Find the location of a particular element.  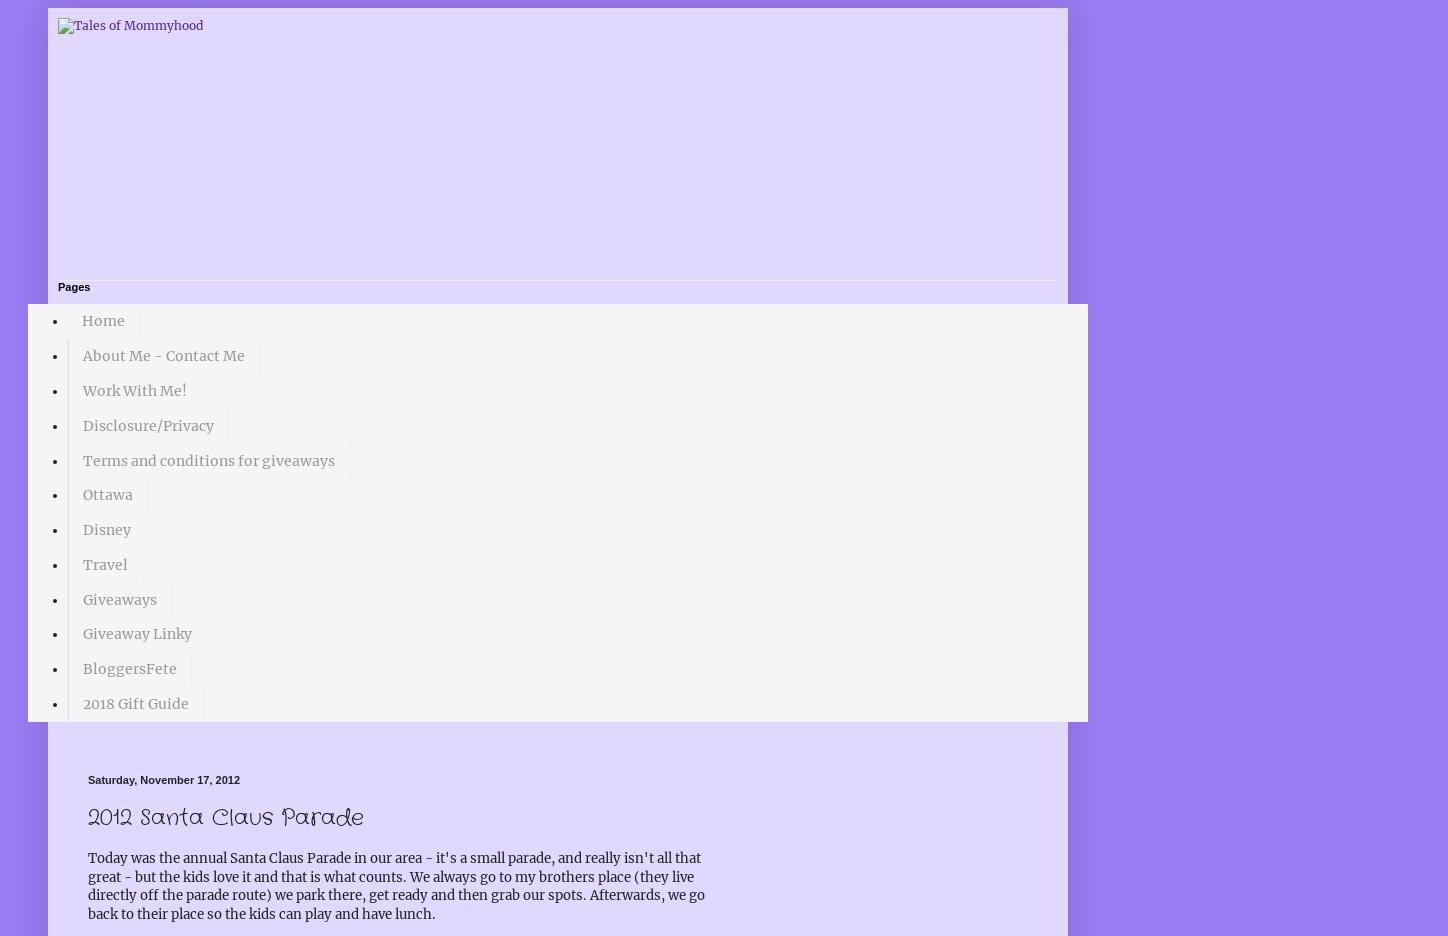

'2018 Gift Guide' is located at coordinates (82, 702).